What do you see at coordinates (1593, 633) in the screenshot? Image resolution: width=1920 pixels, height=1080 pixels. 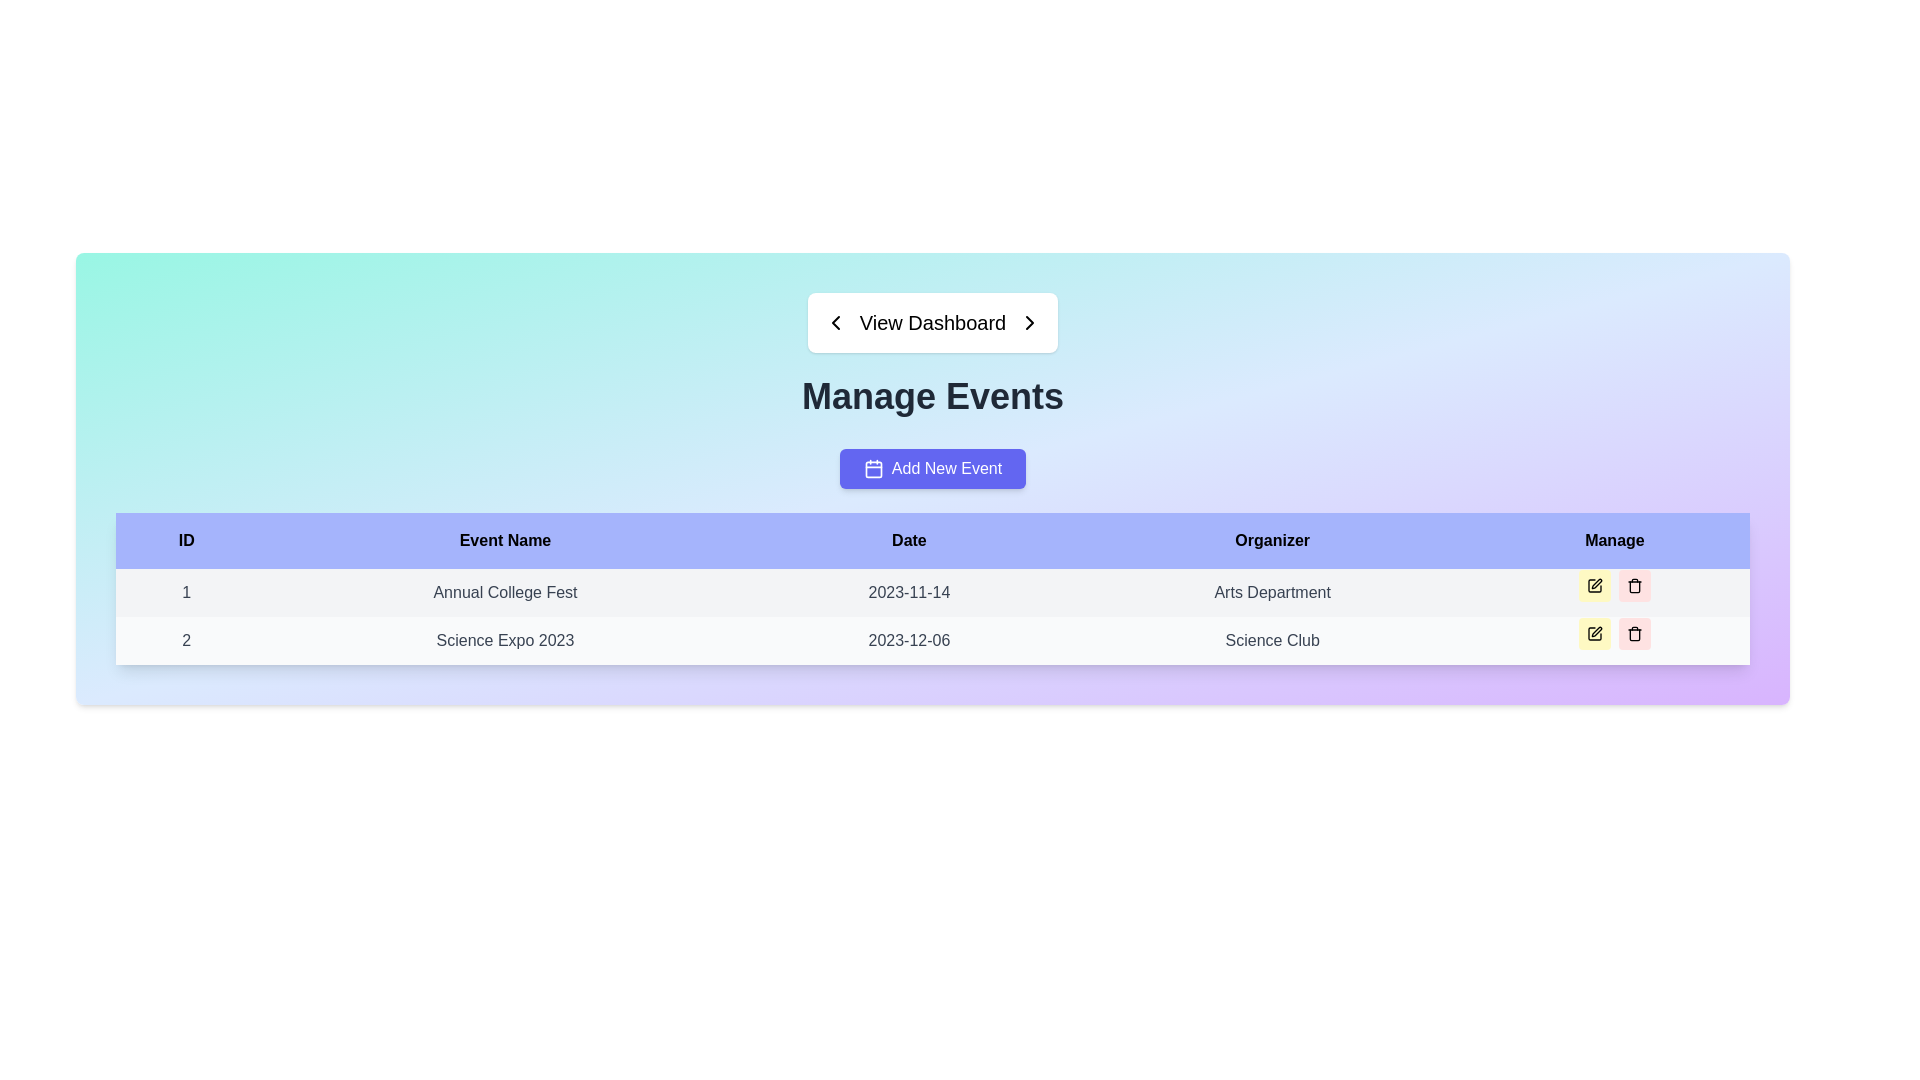 I see `the edit Icon button located at the bottom right of the second row under the 'Manage' column in the table` at bounding box center [1593, 633].